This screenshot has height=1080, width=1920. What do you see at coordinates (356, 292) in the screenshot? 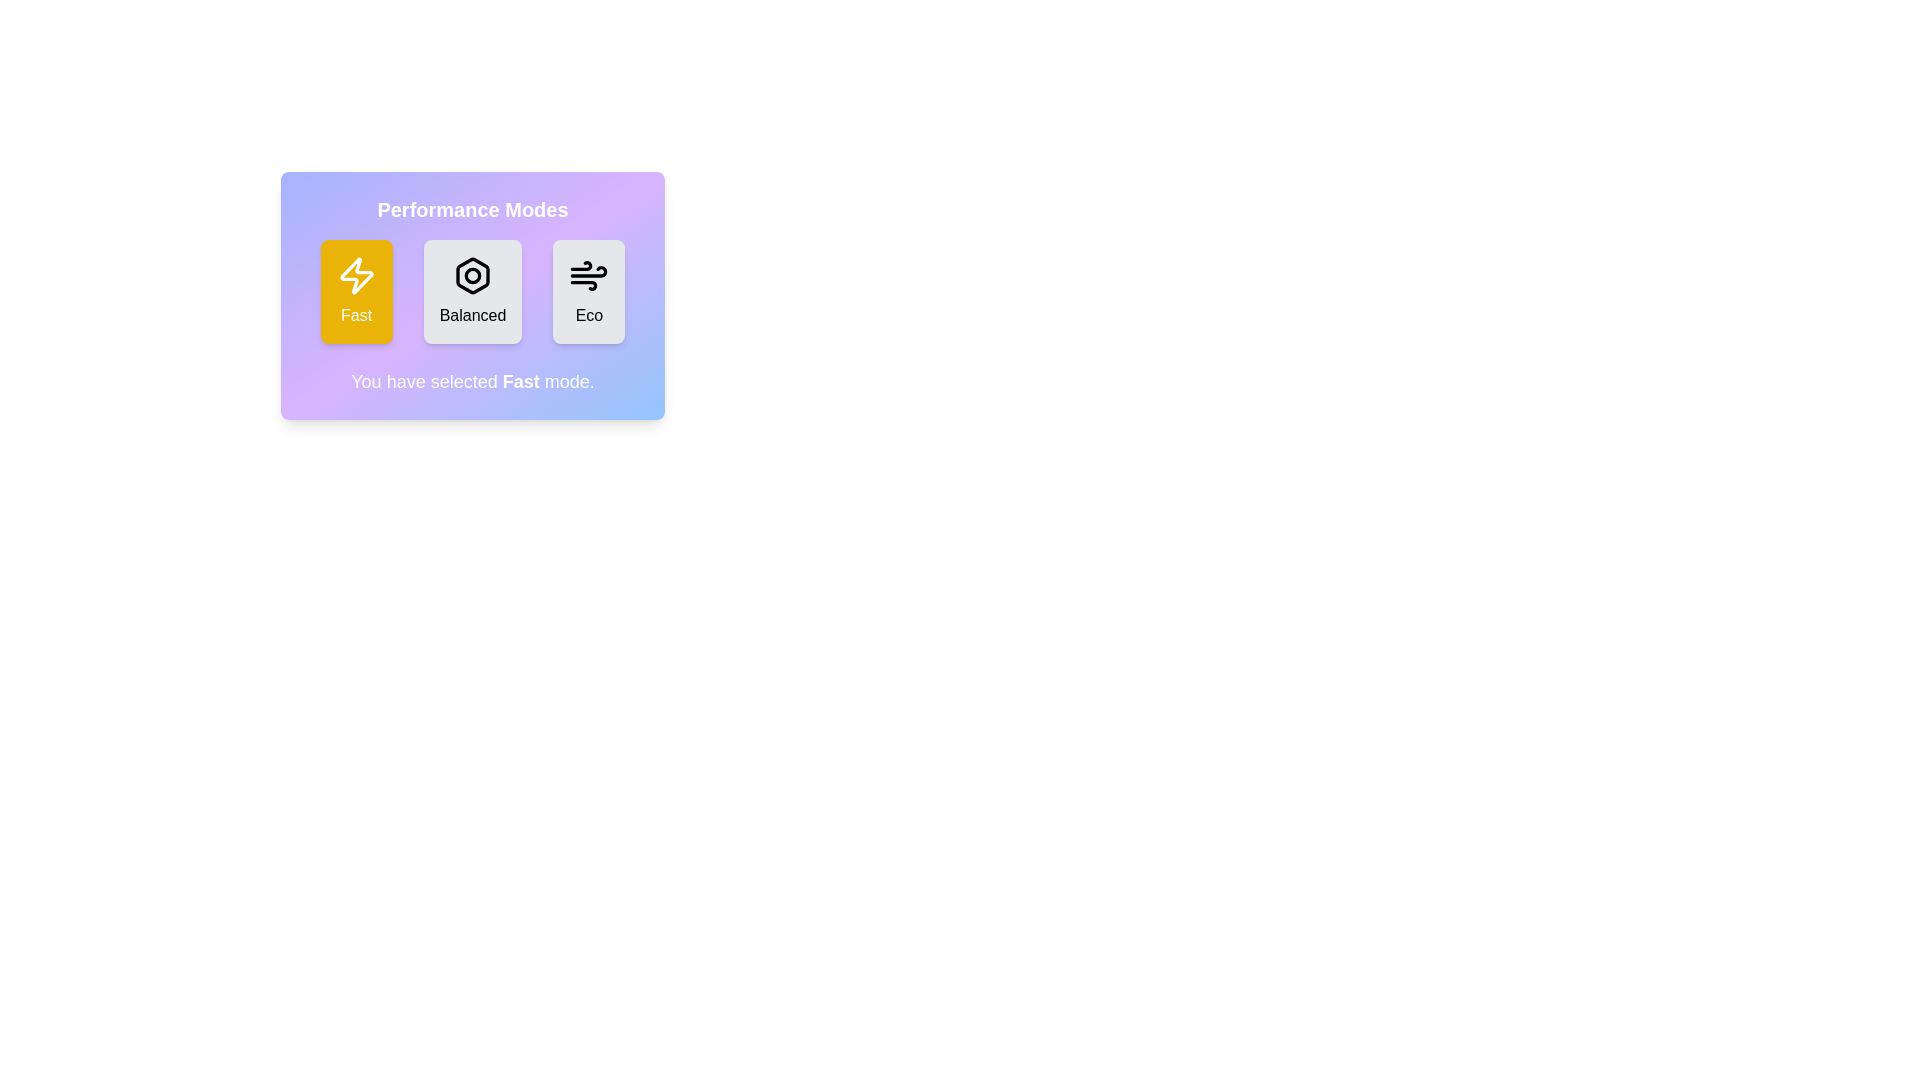
I see `the button corresponding to the mode 'Fast' to select it` at bounding box center [356, 292].